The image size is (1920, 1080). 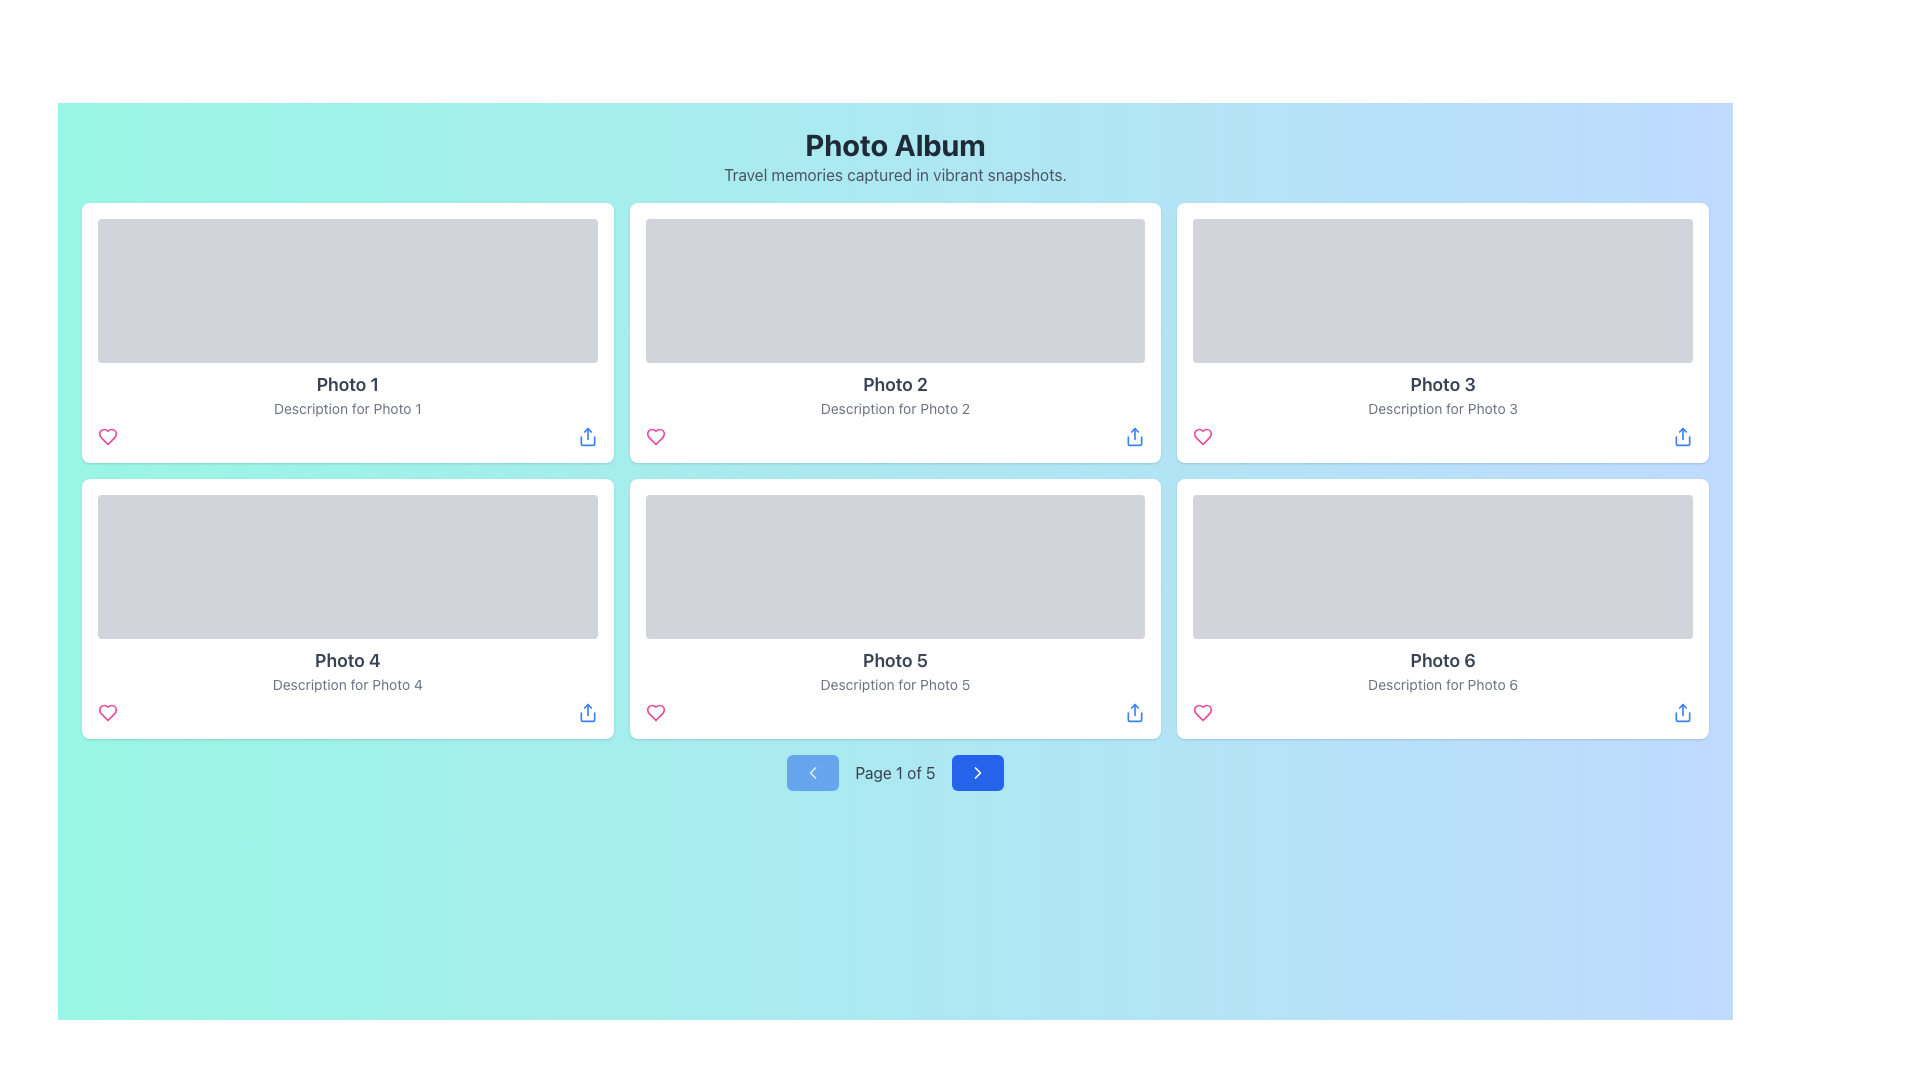 I want to click on the heart-shaped button located at the bottom-left corner of the Photo 5 card in the second row of the photo grid layout to mark the associated image as a favorite, so click(x=655, y=712).